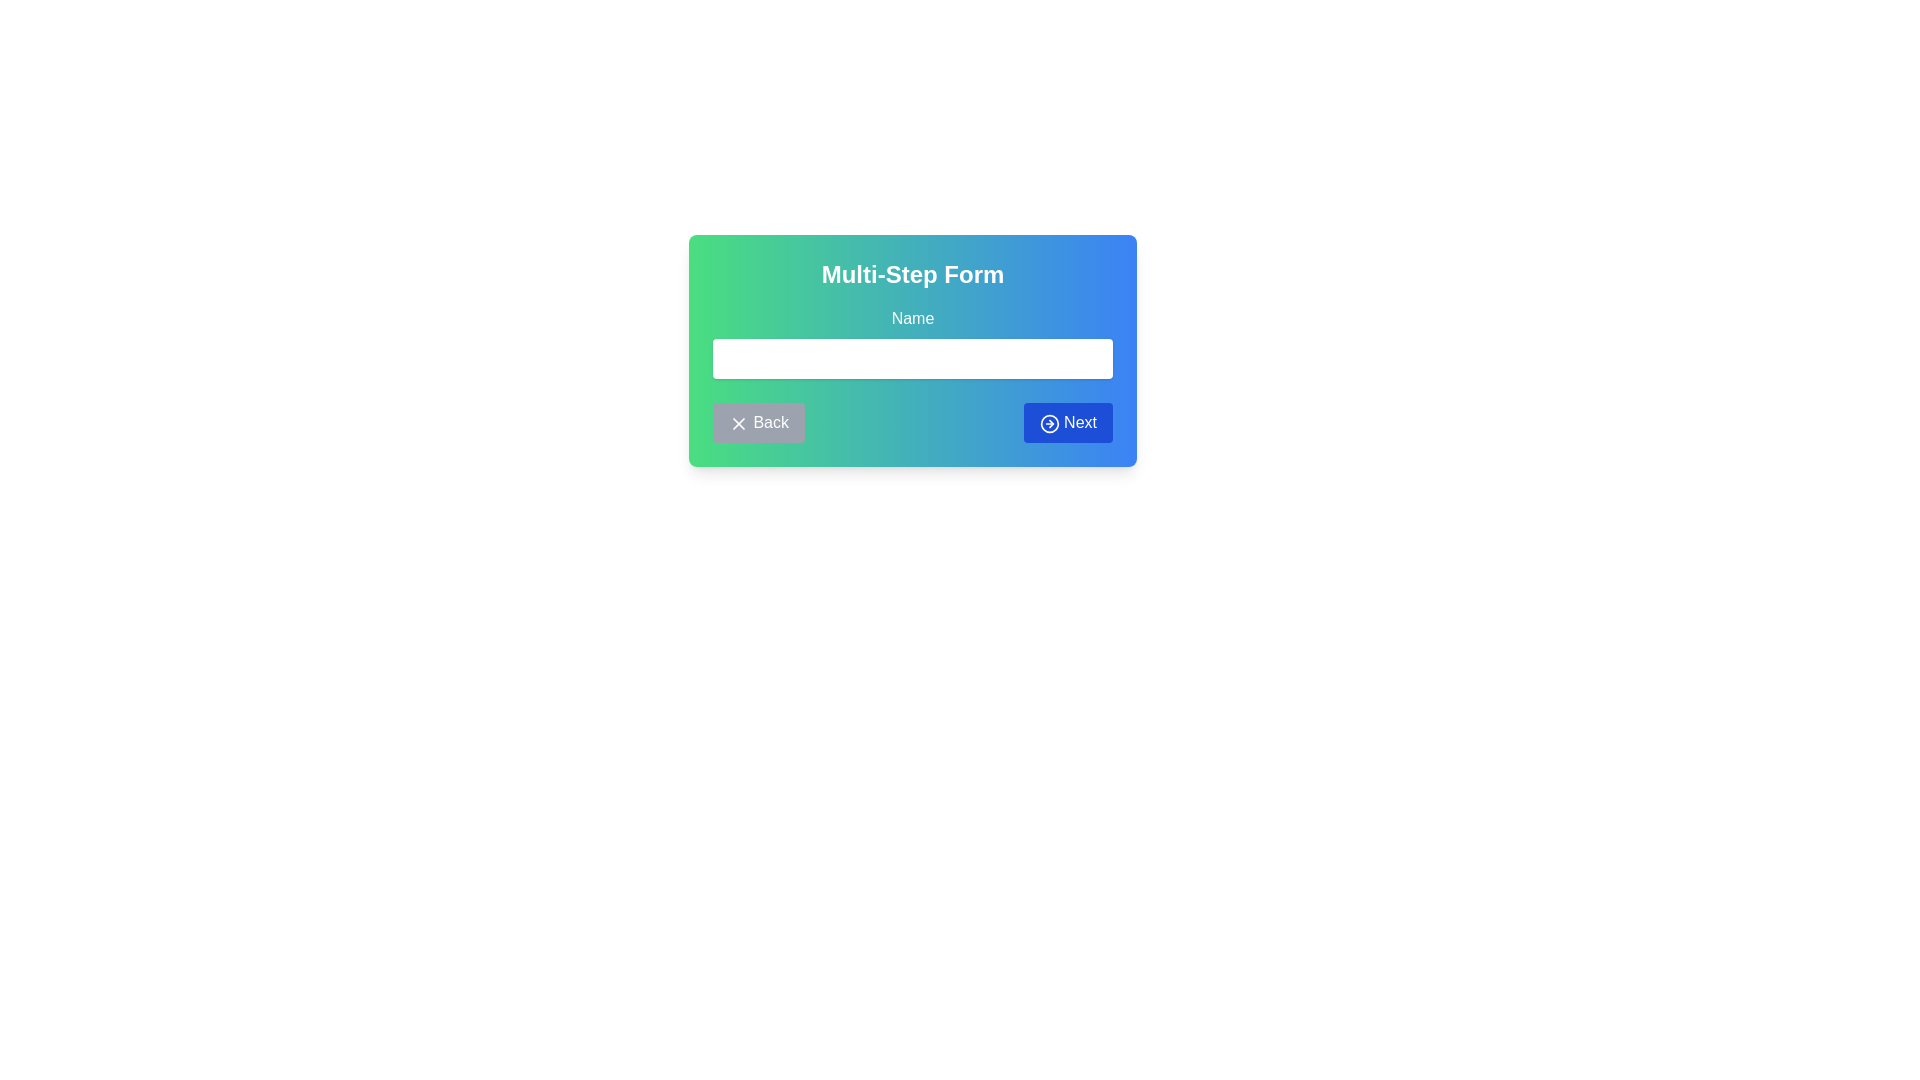 The image size is (1920, 1080). I want to click on the 'X' icon located on the left side of the 'Back' button, which serves as a visual cue to indicate the action of going back, so click(738, 422).